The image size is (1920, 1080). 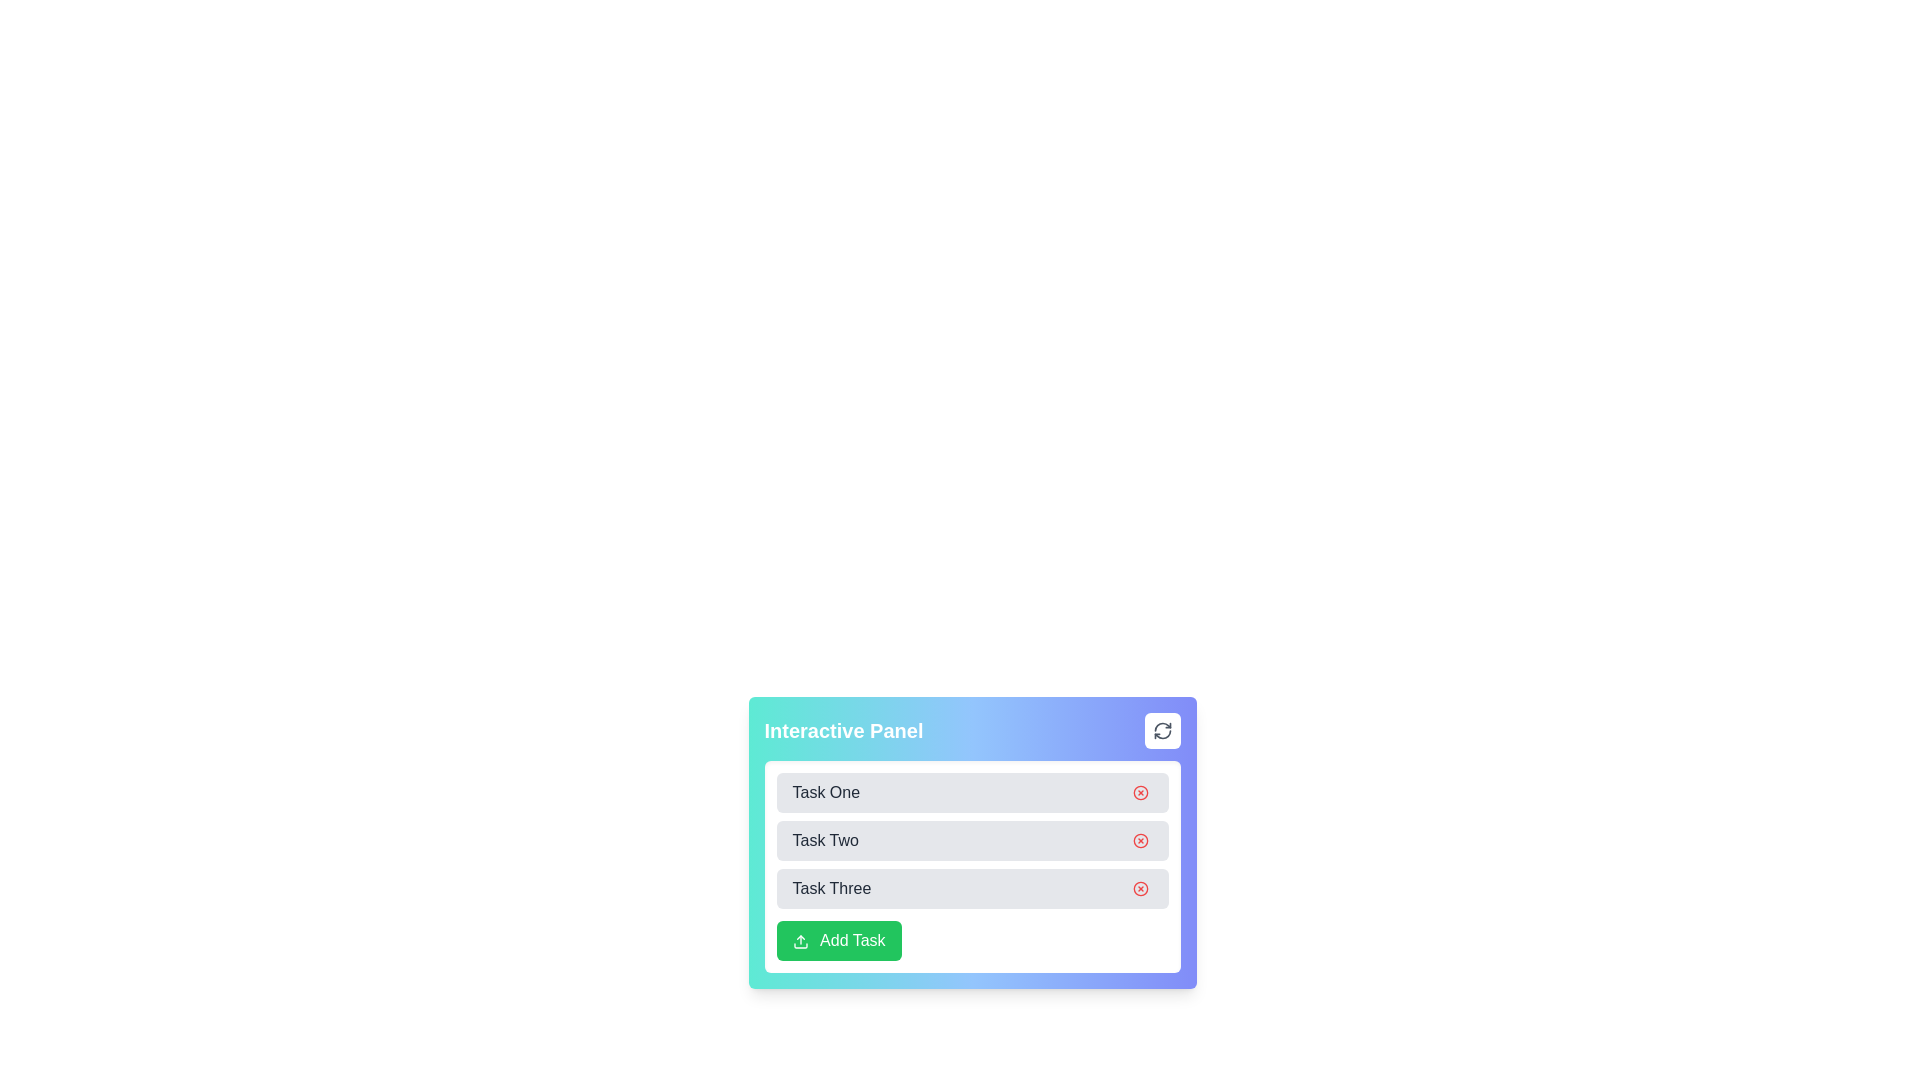 I want to click on the delete button located to the right of the label 'Task Two' in the second row of the task list, so click(x=1140, y=840).